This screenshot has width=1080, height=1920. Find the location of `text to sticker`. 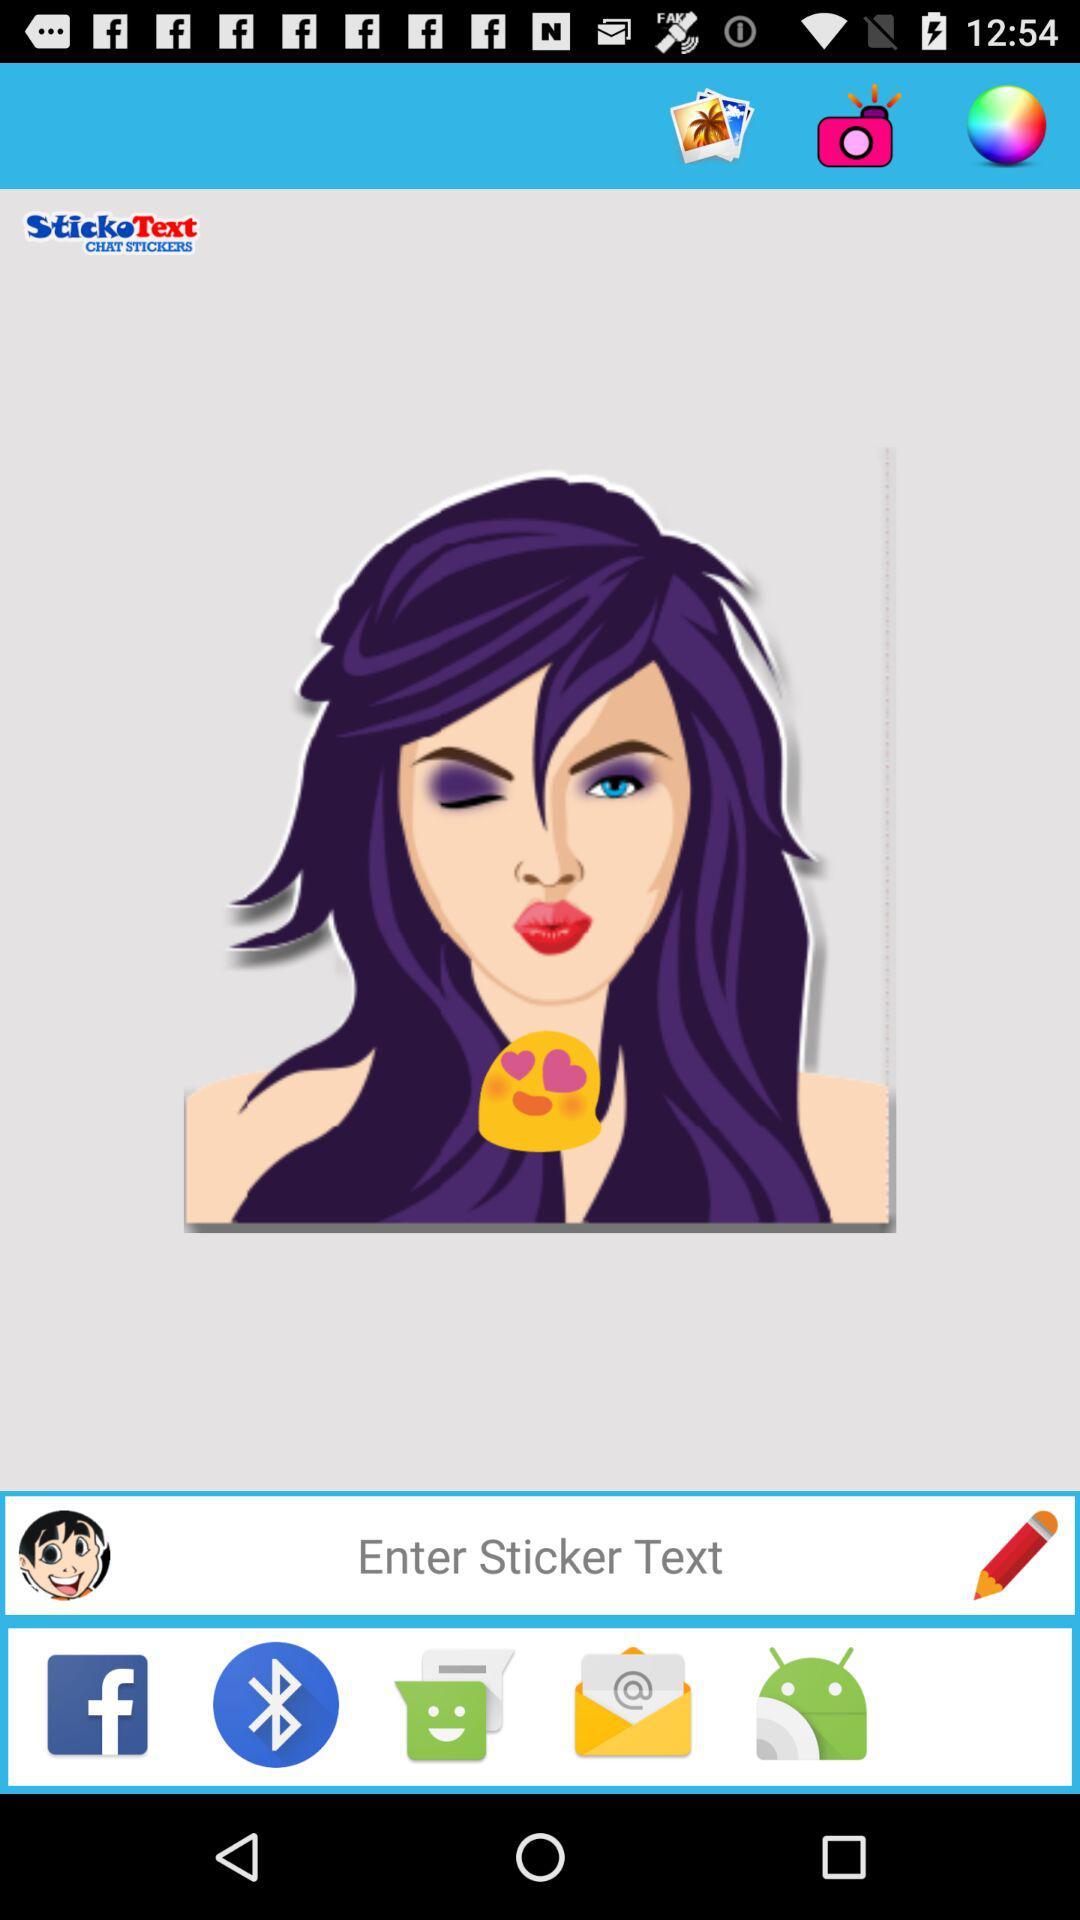

text to sticker is located at coordinates (540, 1554).